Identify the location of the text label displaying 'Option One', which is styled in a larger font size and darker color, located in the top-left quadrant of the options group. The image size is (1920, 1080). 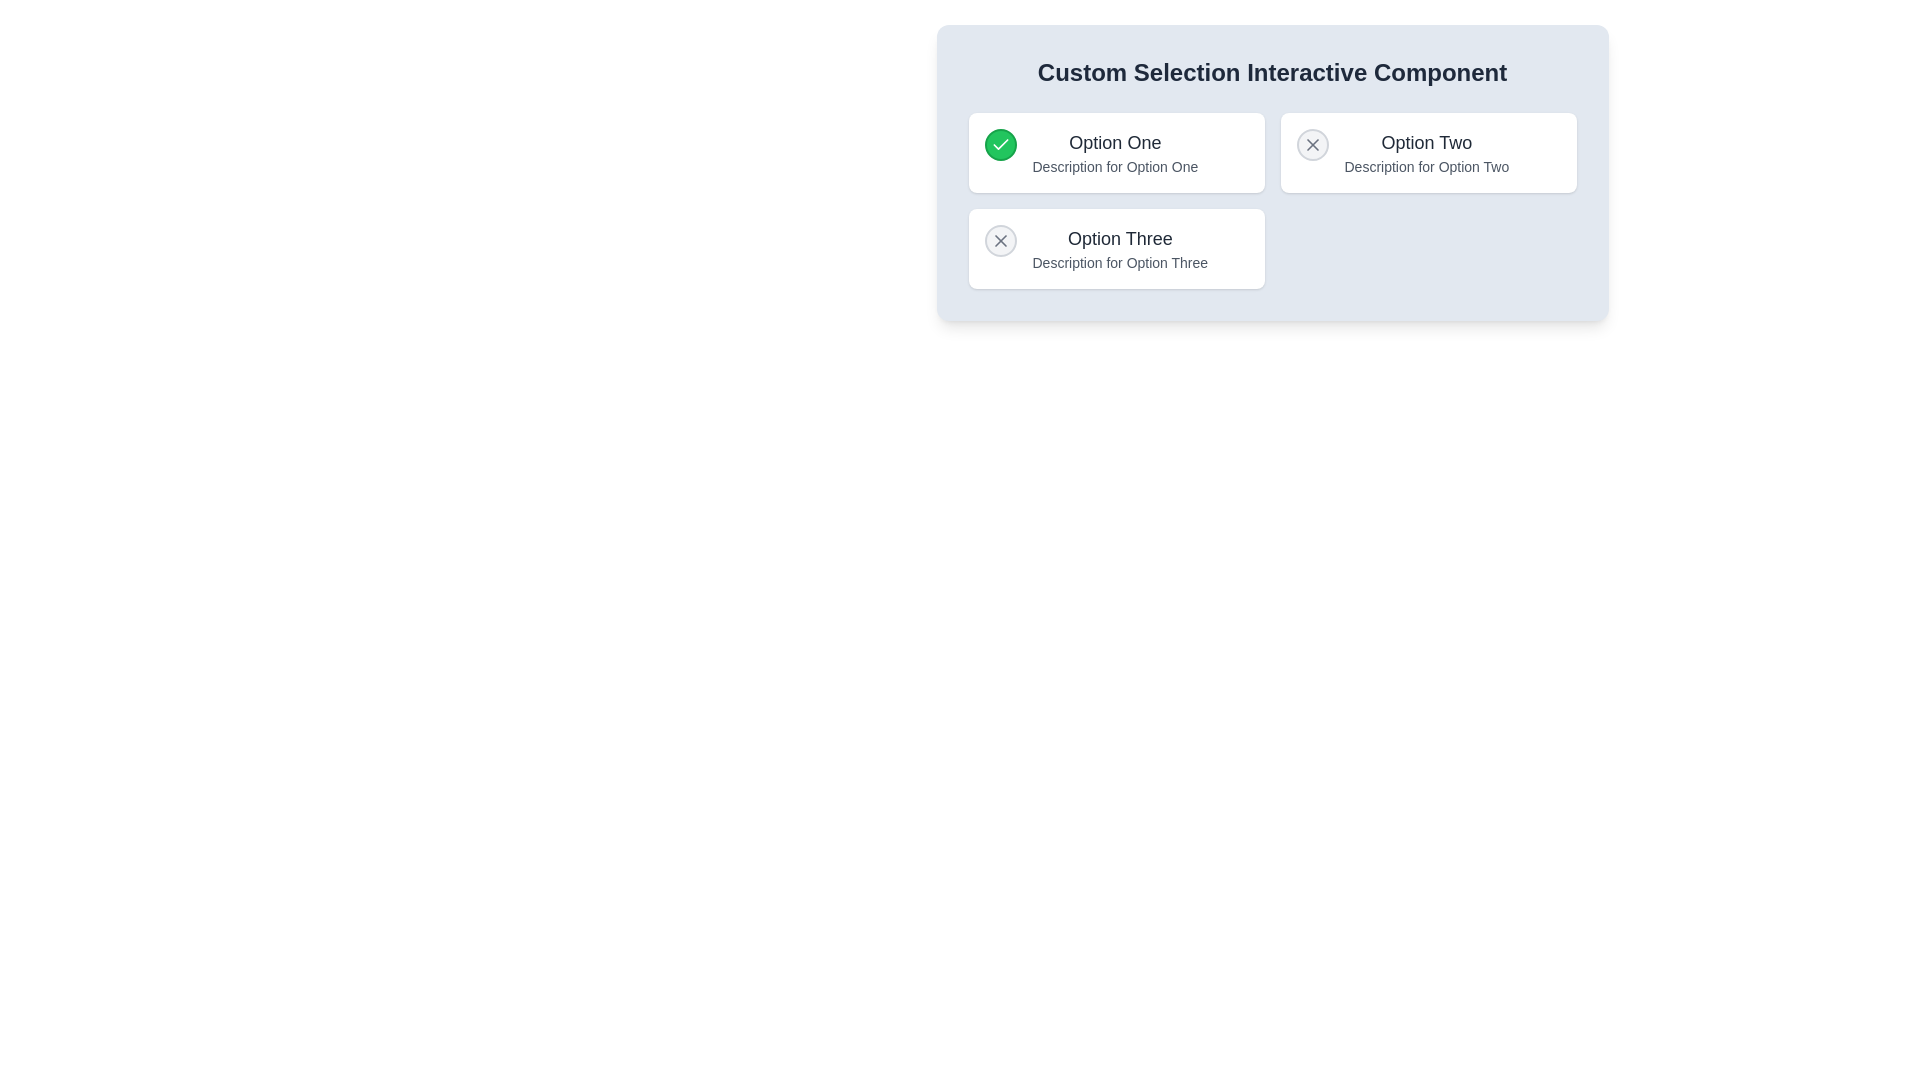
(1114, 141).